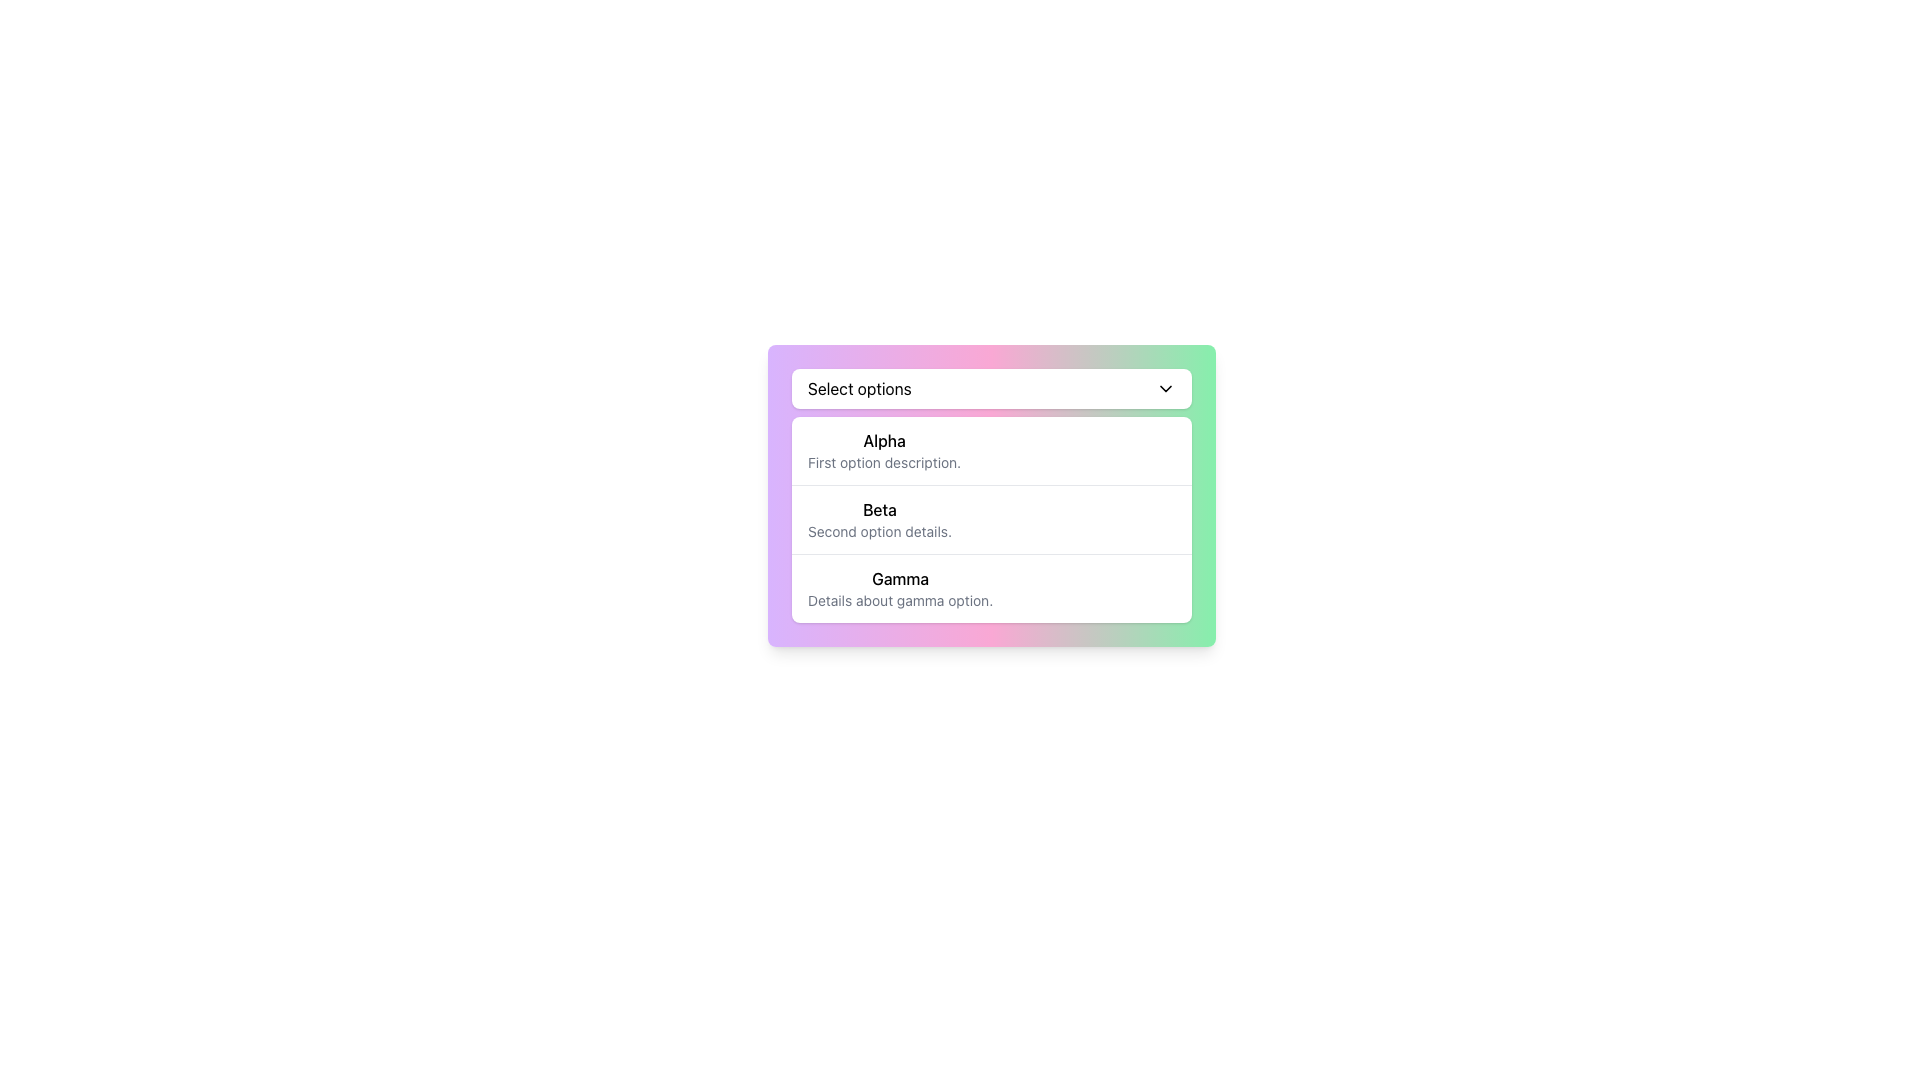 This screenshot has width=1920, height=1080. Describe the element at coordinates (899, 600) in the screenshot. I see `the text element that says 'Details about gamma option.' which is styled in gray and located beneath the 'Gamma' heading in the dropdown list` at that location.